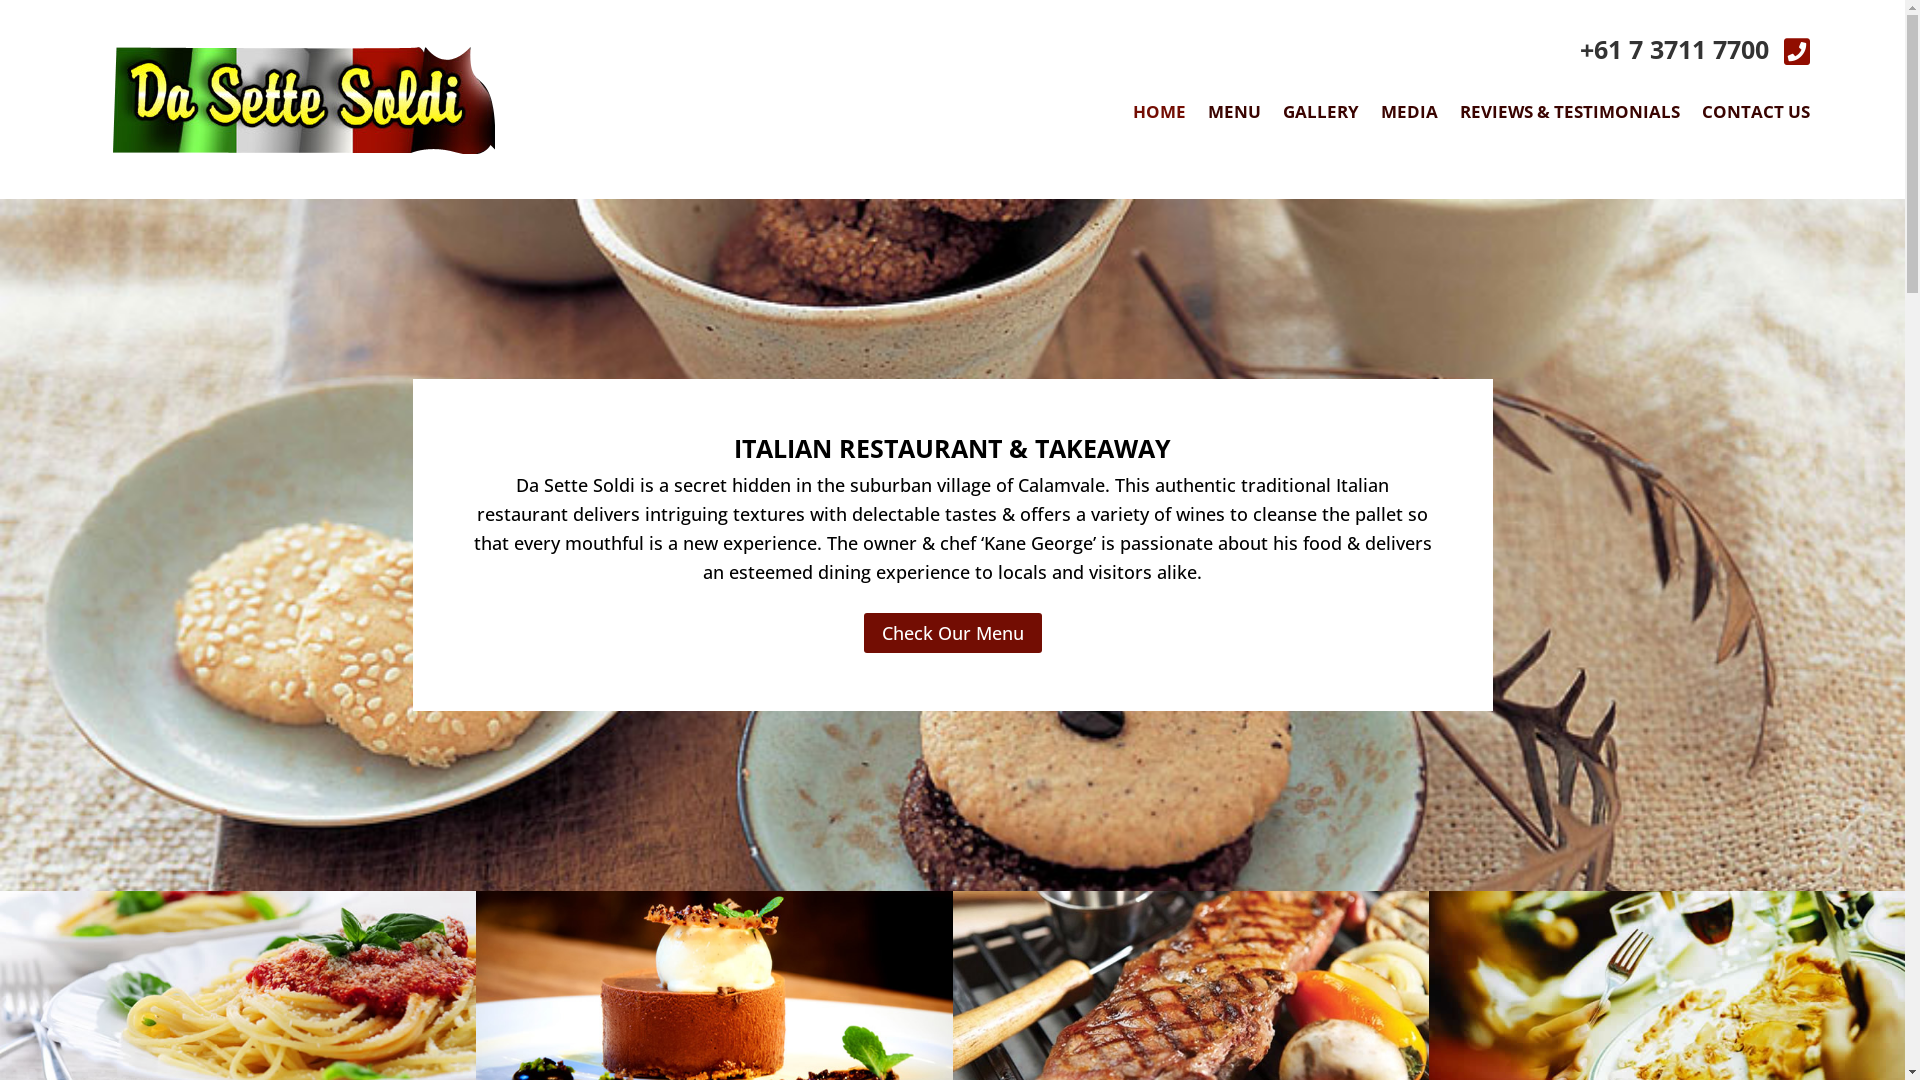 This screenshot has height=1080, width=1920. What do you see at coordinates (1408, 115) in the screenshot?
I see `'MEDIA'` at bounding box center [1408, 115].